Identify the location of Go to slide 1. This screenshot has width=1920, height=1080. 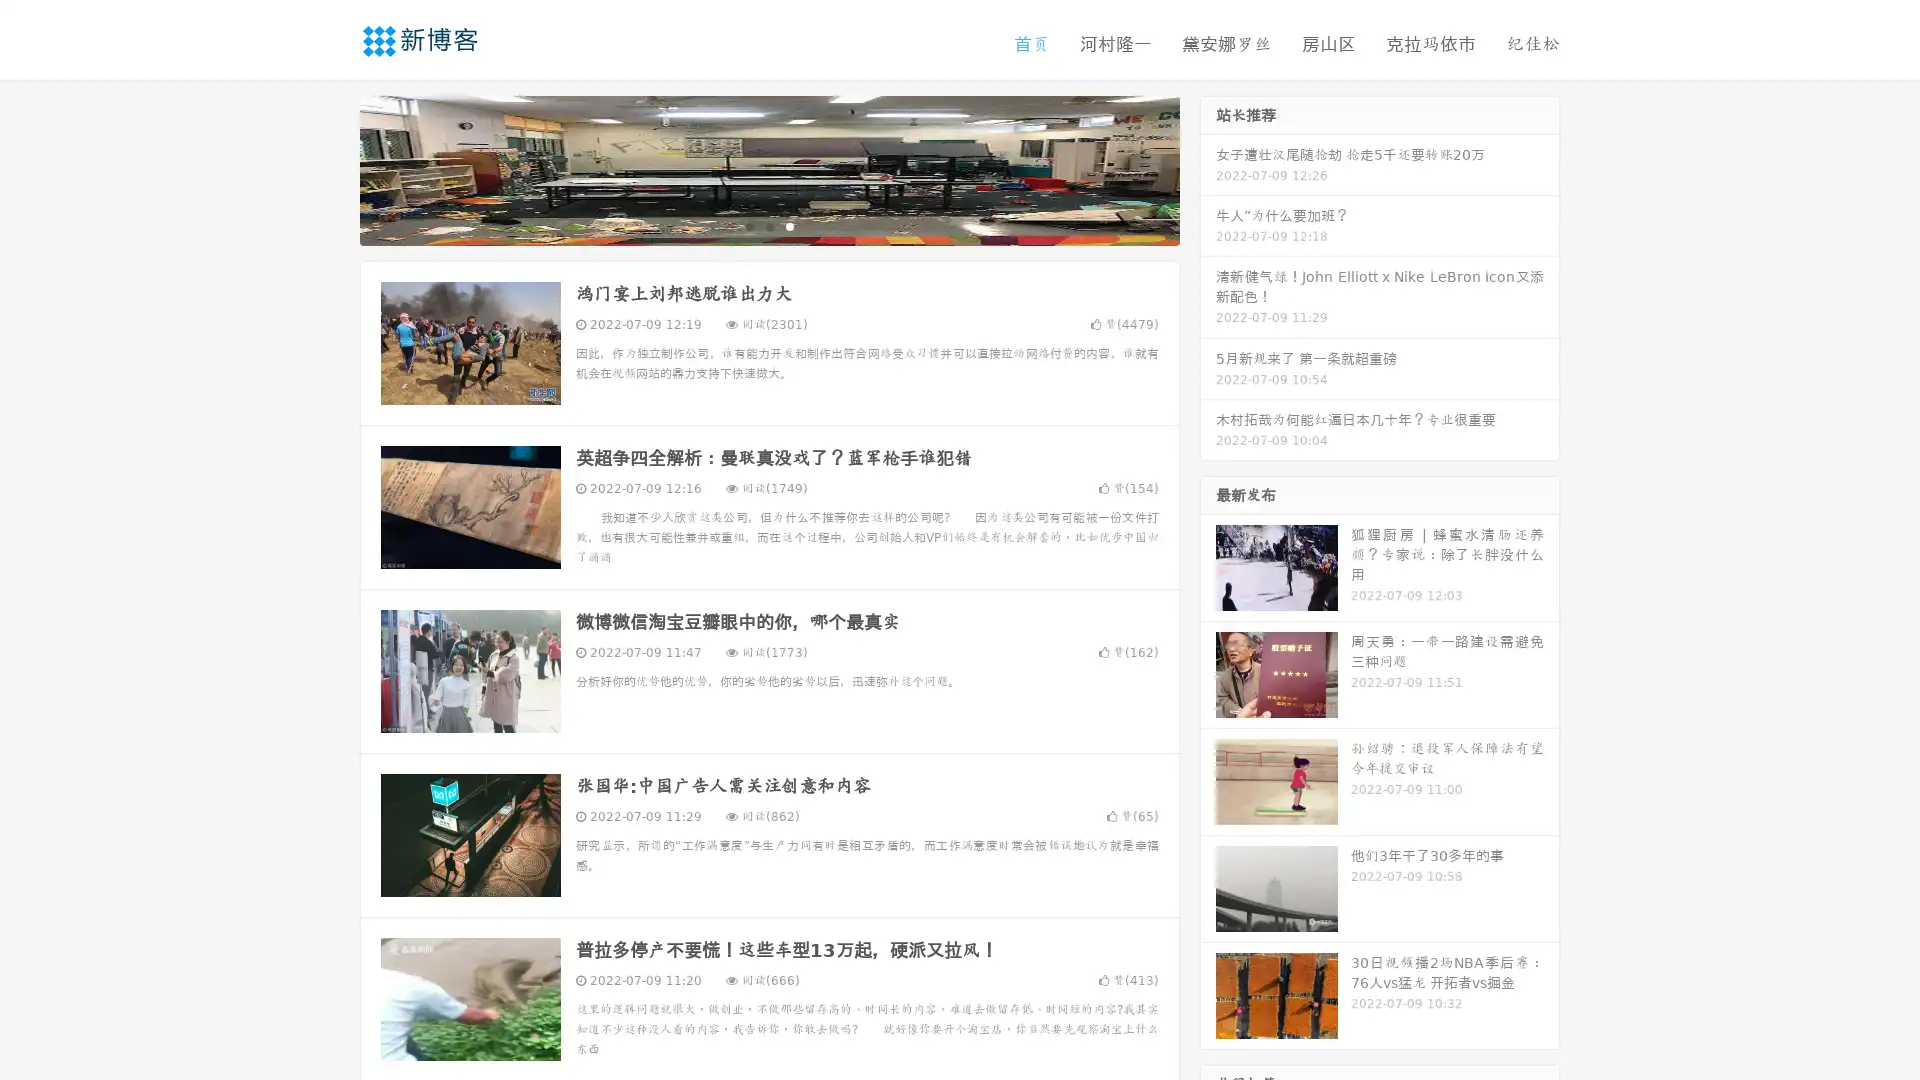
(748, 225).